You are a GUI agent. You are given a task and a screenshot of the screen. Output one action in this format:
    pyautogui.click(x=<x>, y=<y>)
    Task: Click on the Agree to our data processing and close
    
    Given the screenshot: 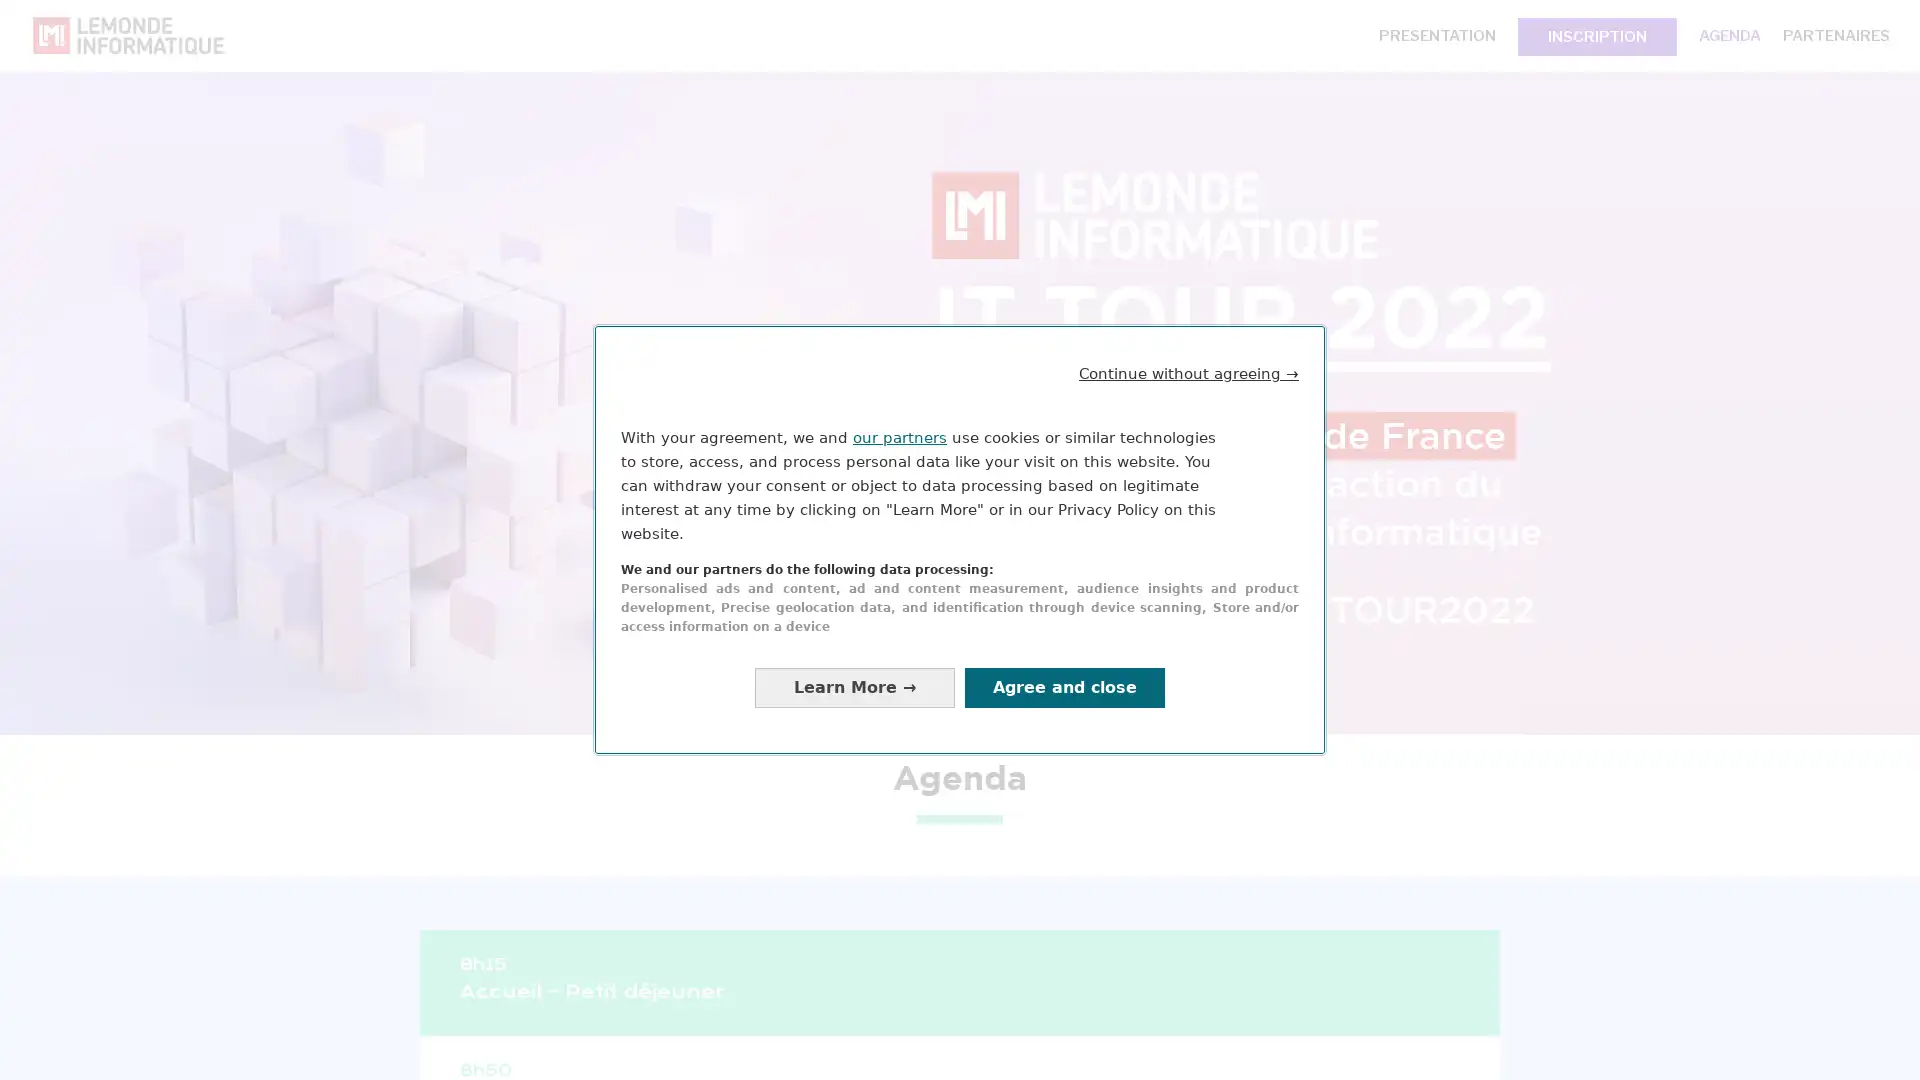 What is the action you would take?
    pyautogui.click(x=1064, y=686)
    